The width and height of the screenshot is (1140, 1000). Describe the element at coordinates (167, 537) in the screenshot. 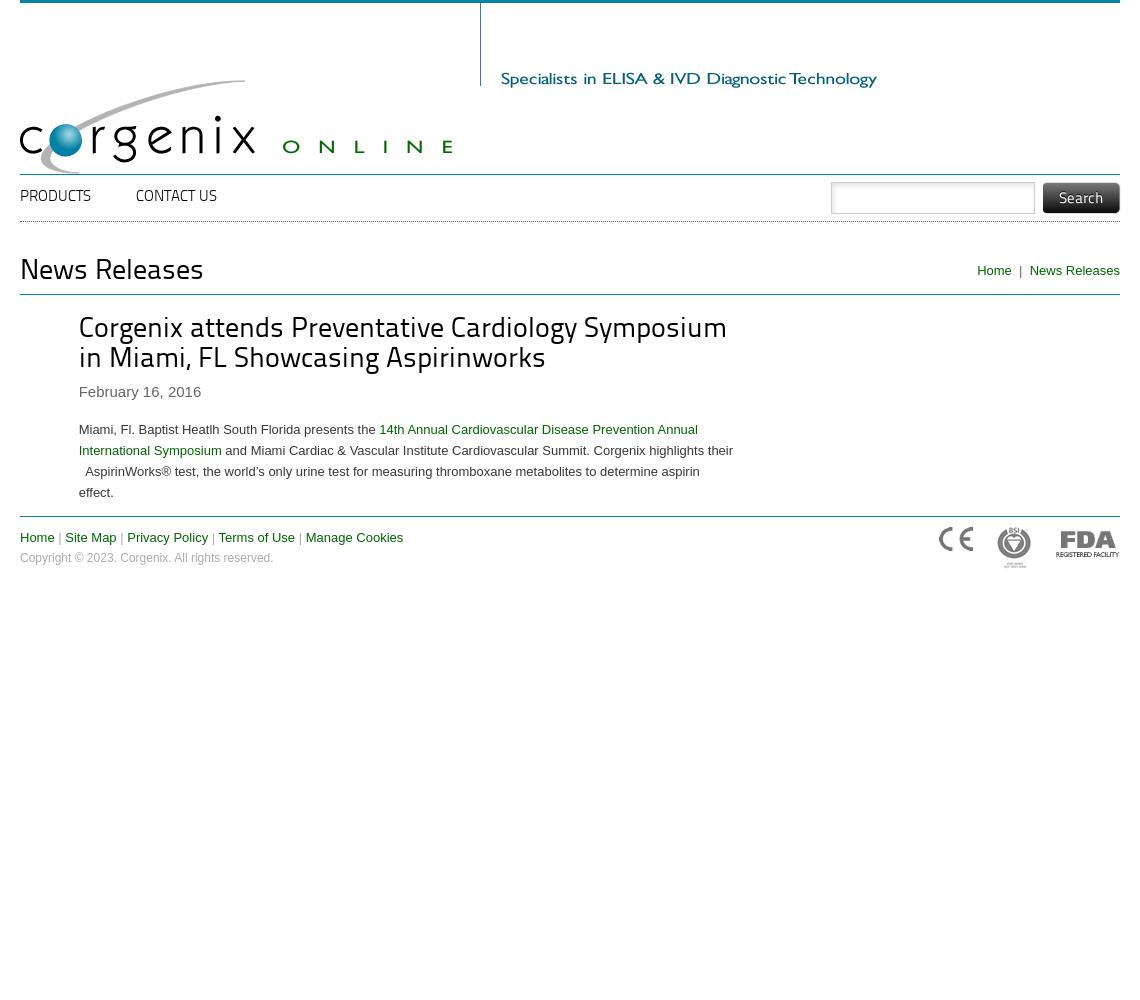

I see `'Privacy Policy'` at that location.